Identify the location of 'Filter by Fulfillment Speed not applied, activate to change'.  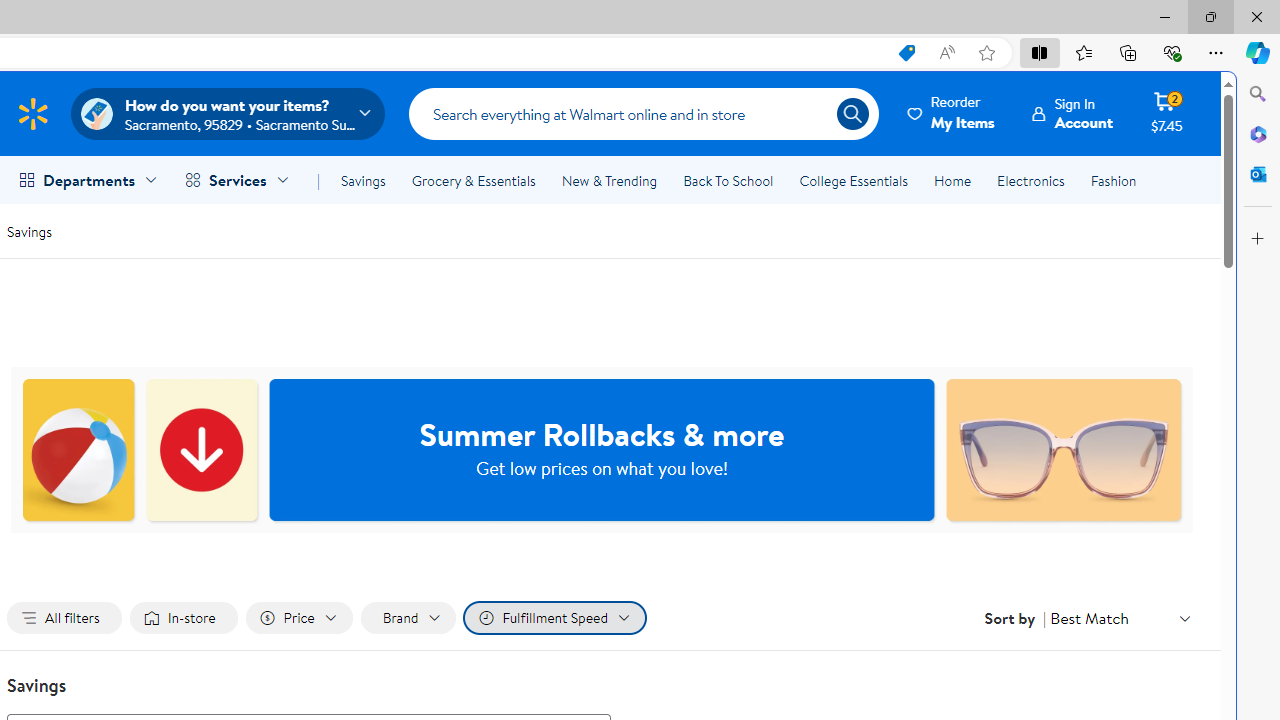
(554, 617).